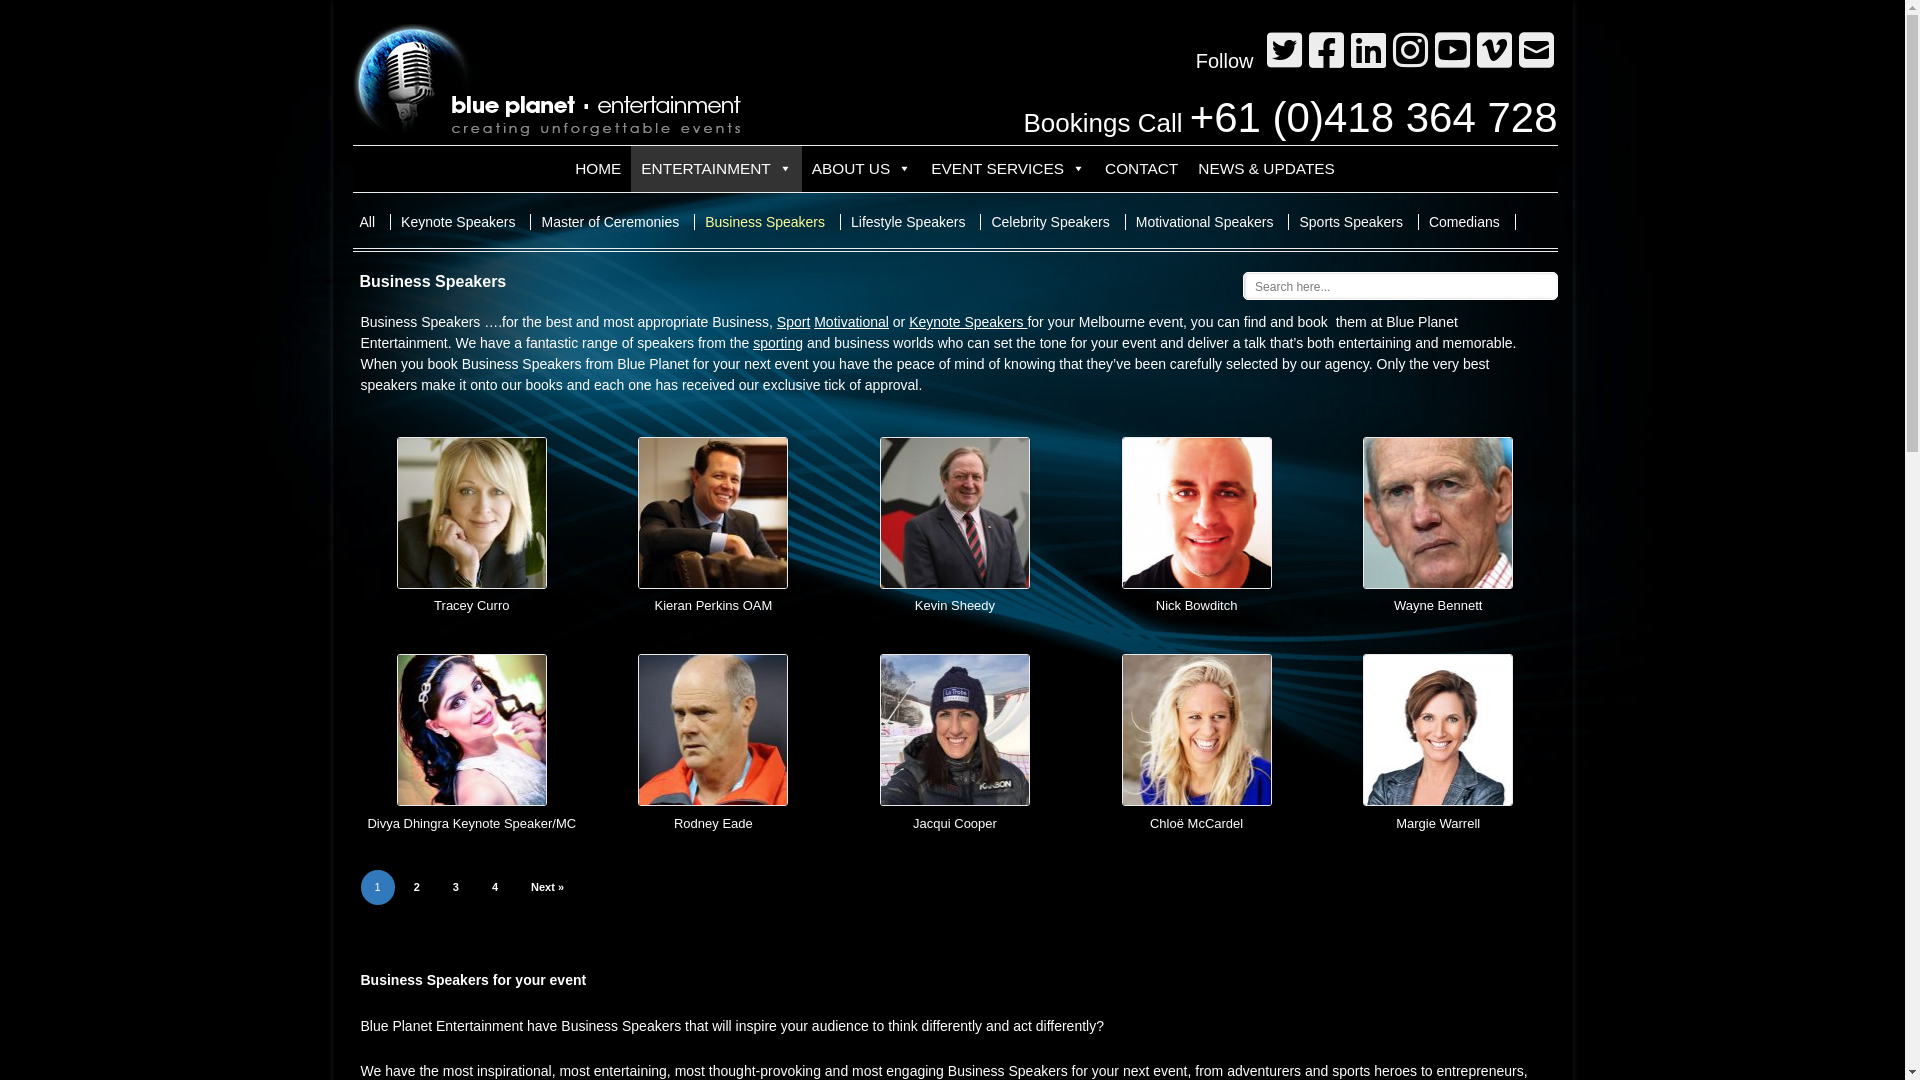 The image size is (1920, 1080). I want to click on '2', so click(416, 886).